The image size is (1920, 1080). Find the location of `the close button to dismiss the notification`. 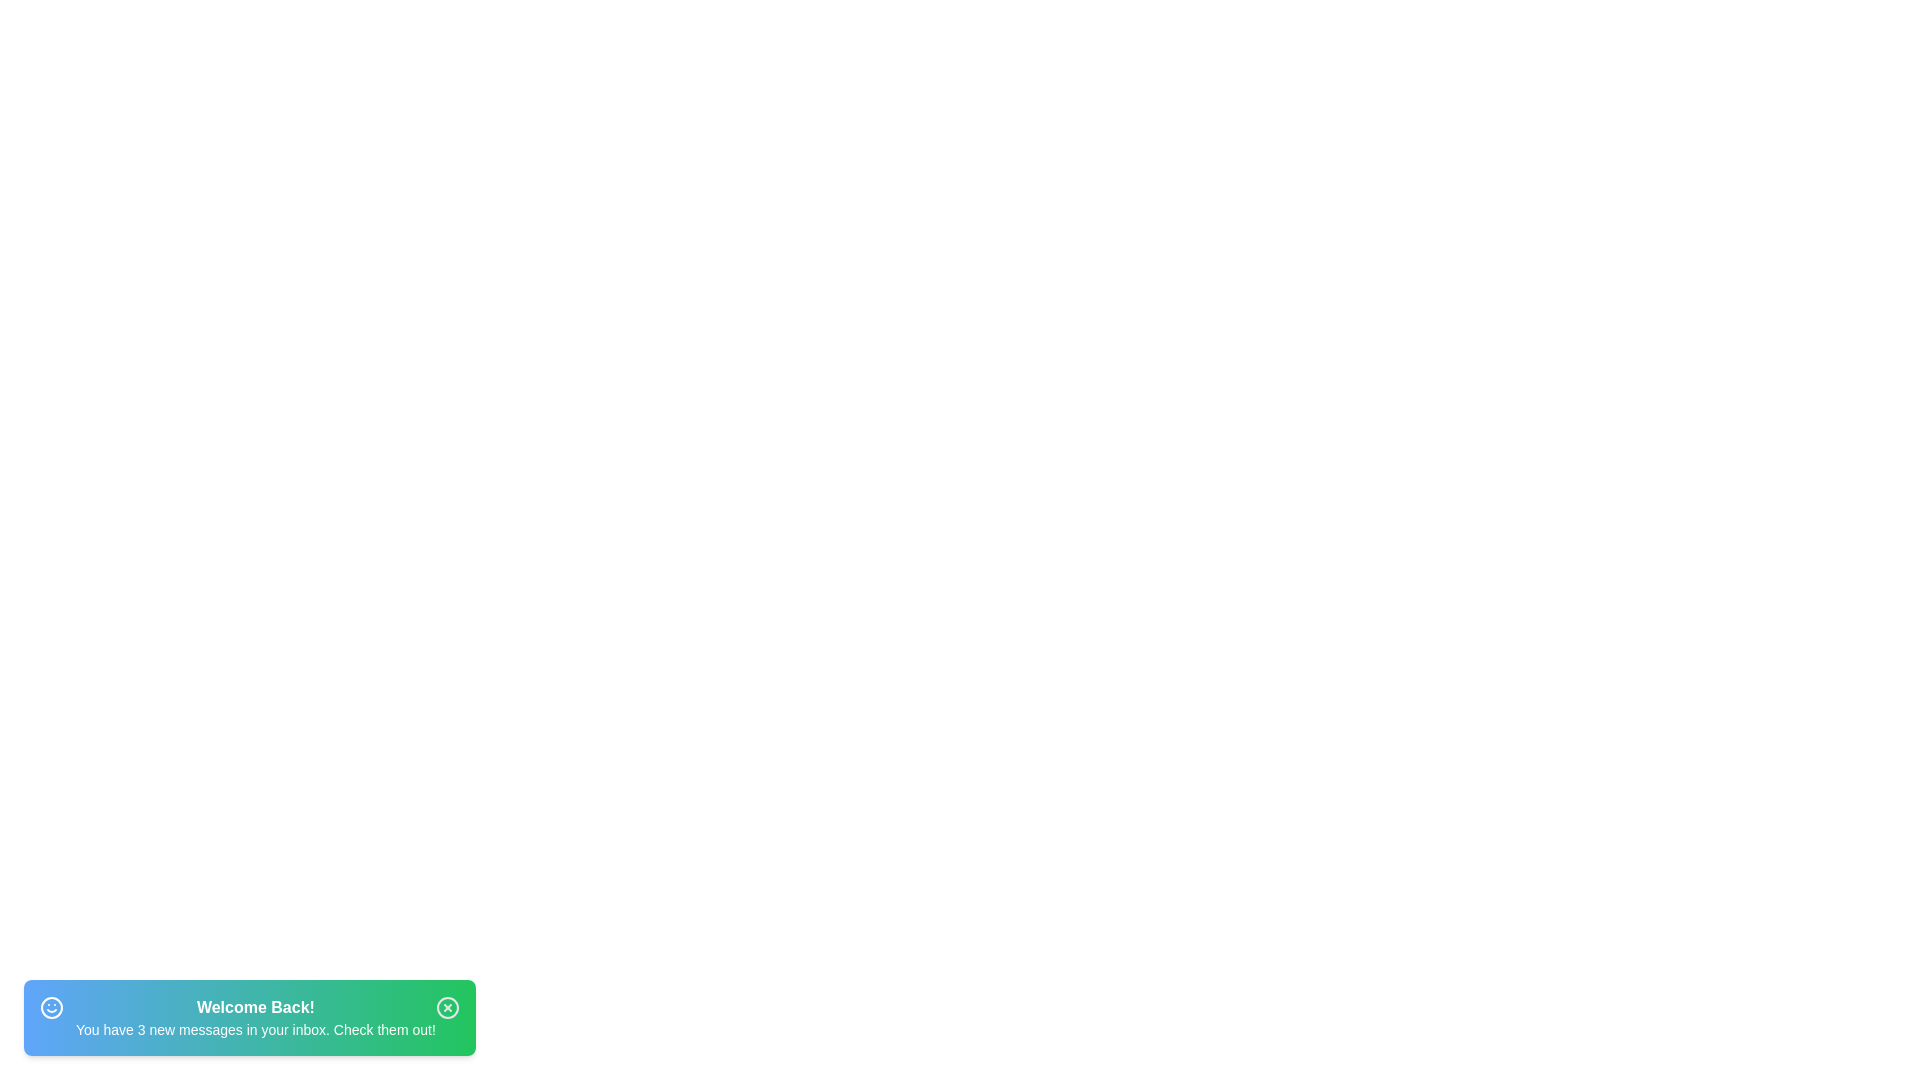

the close button to dismiss the notification is located at coordinates (446, 1007).